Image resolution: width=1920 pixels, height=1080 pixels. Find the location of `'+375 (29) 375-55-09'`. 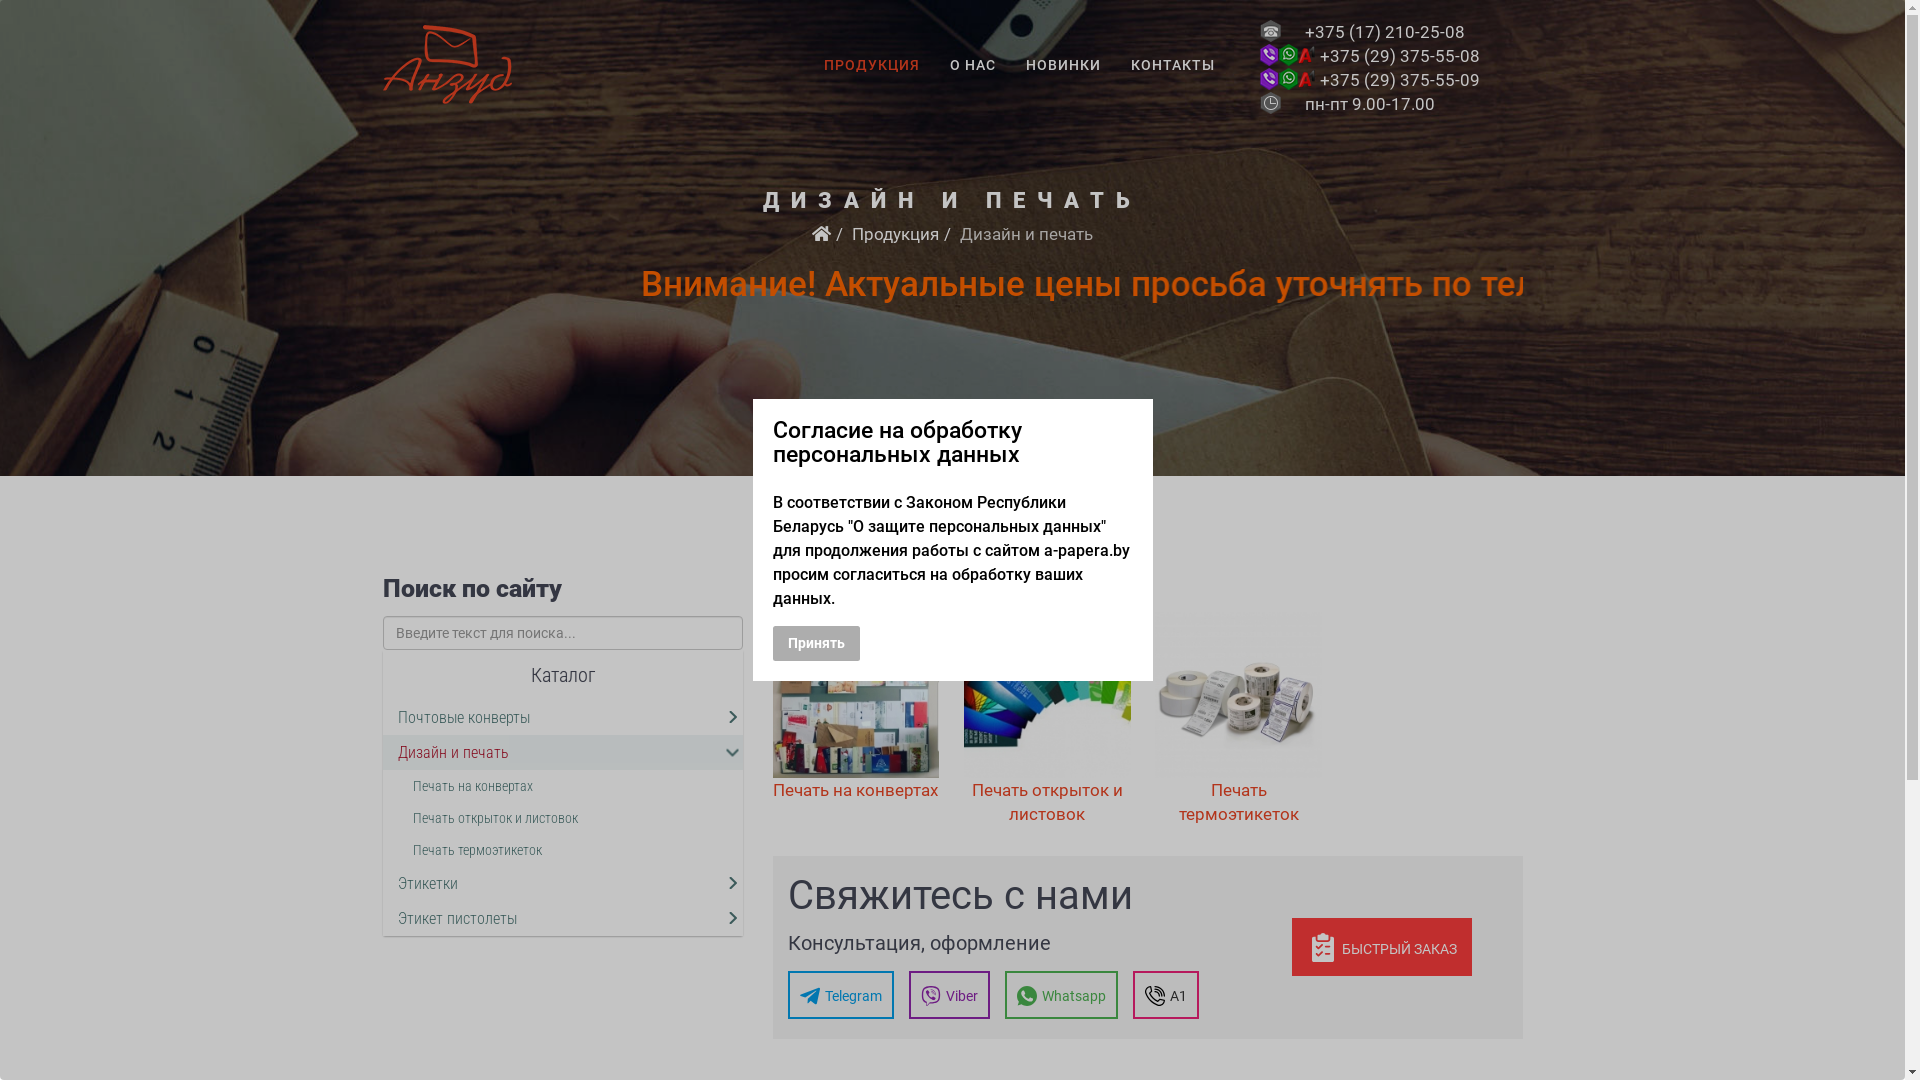

'+375 (29) 375-55-09' is located at coordinates (1320, 79).